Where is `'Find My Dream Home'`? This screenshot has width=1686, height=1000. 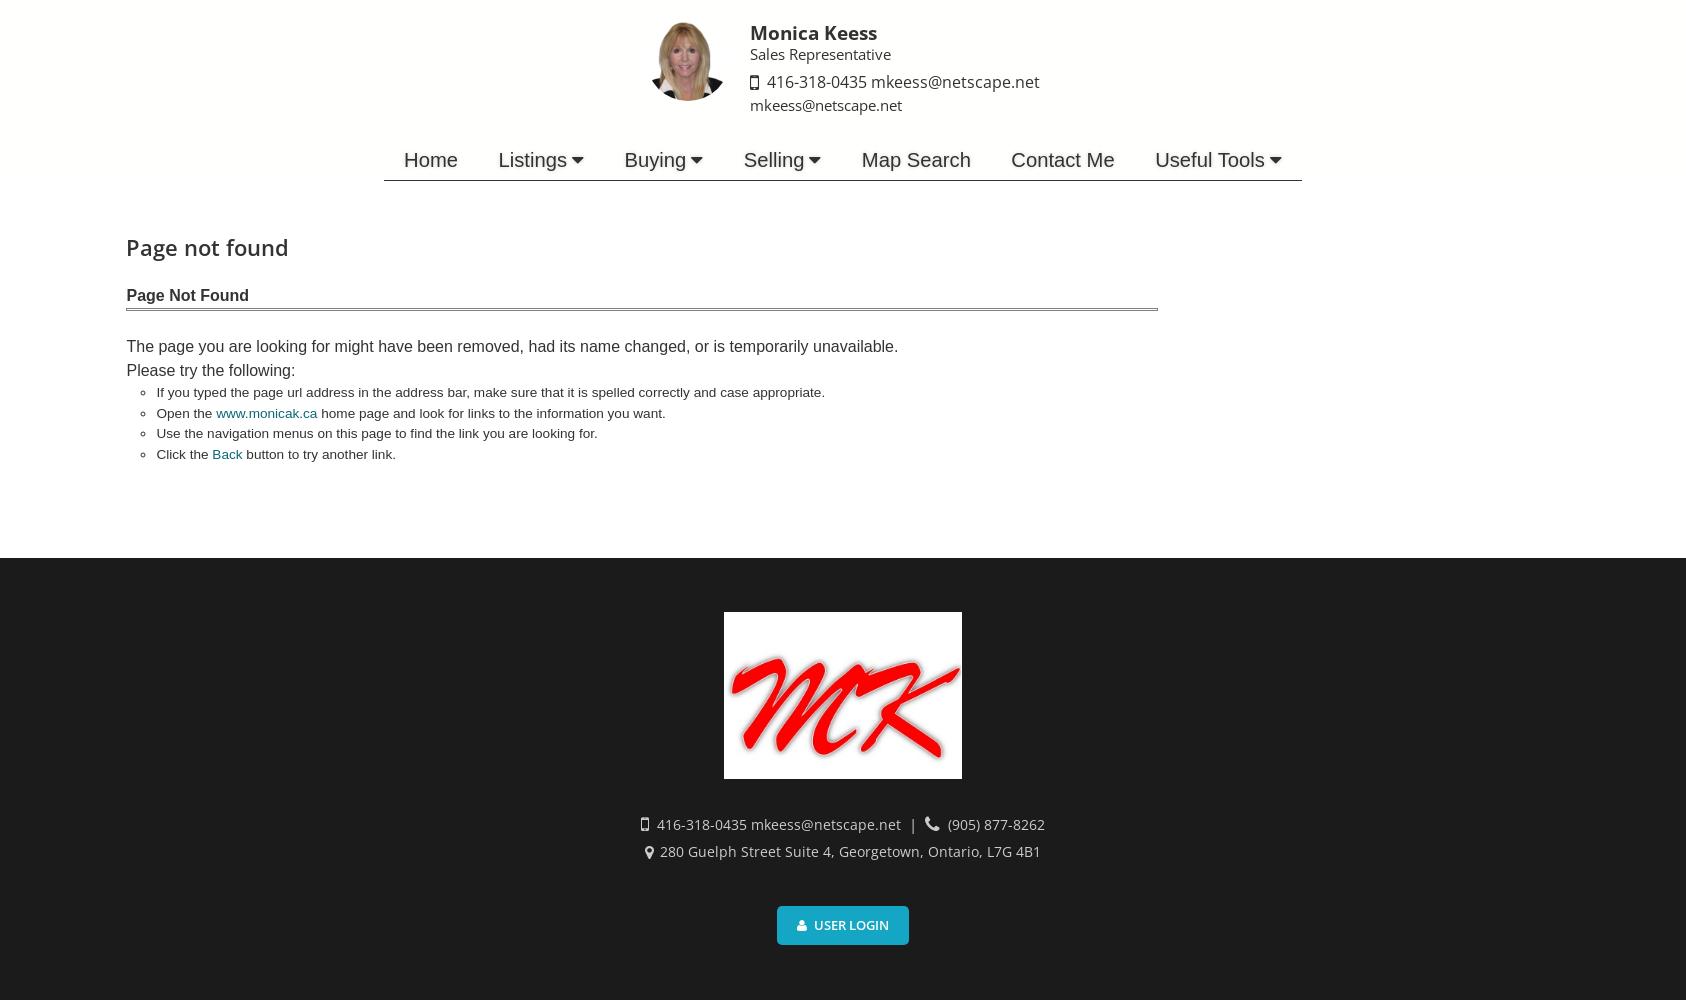 'Find My Dream Home' is located at coordinates (621, 195).